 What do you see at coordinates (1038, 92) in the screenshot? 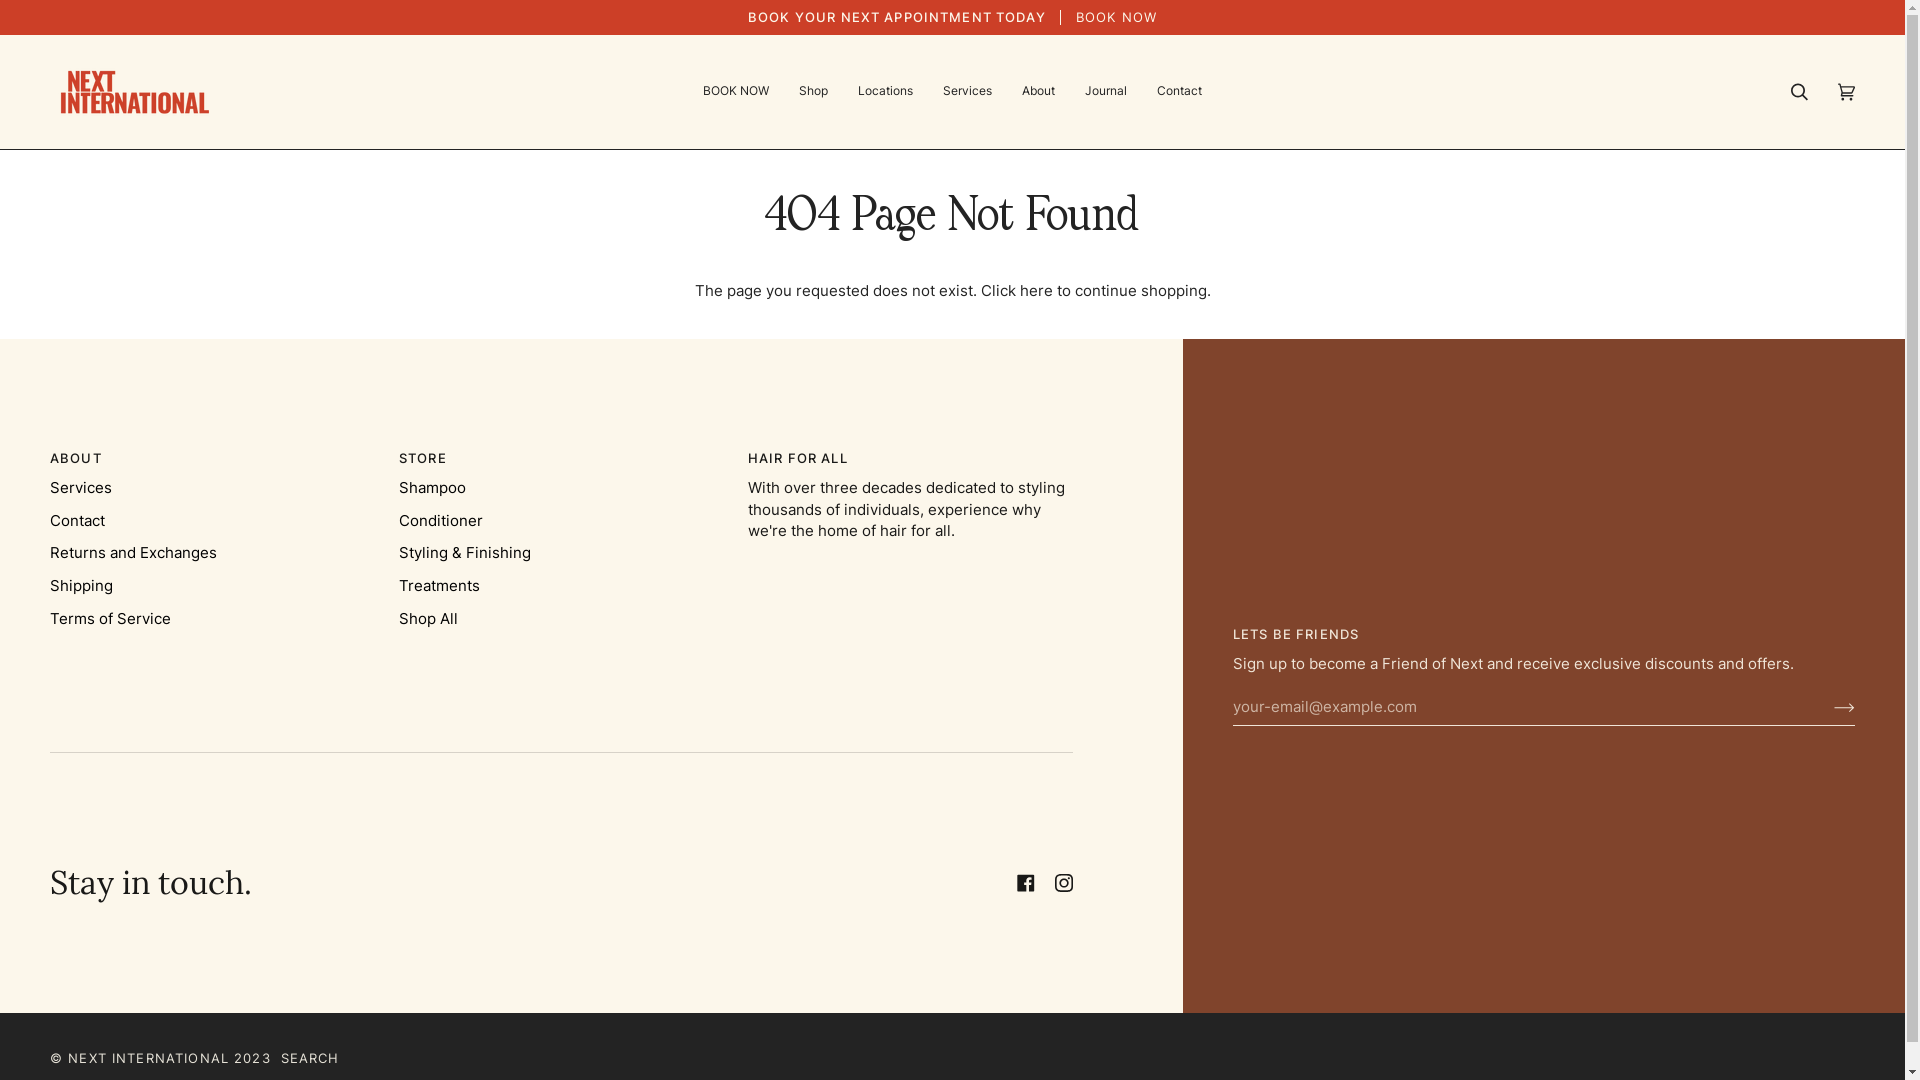
I see `'About'` at bounding box center [1038, 92].